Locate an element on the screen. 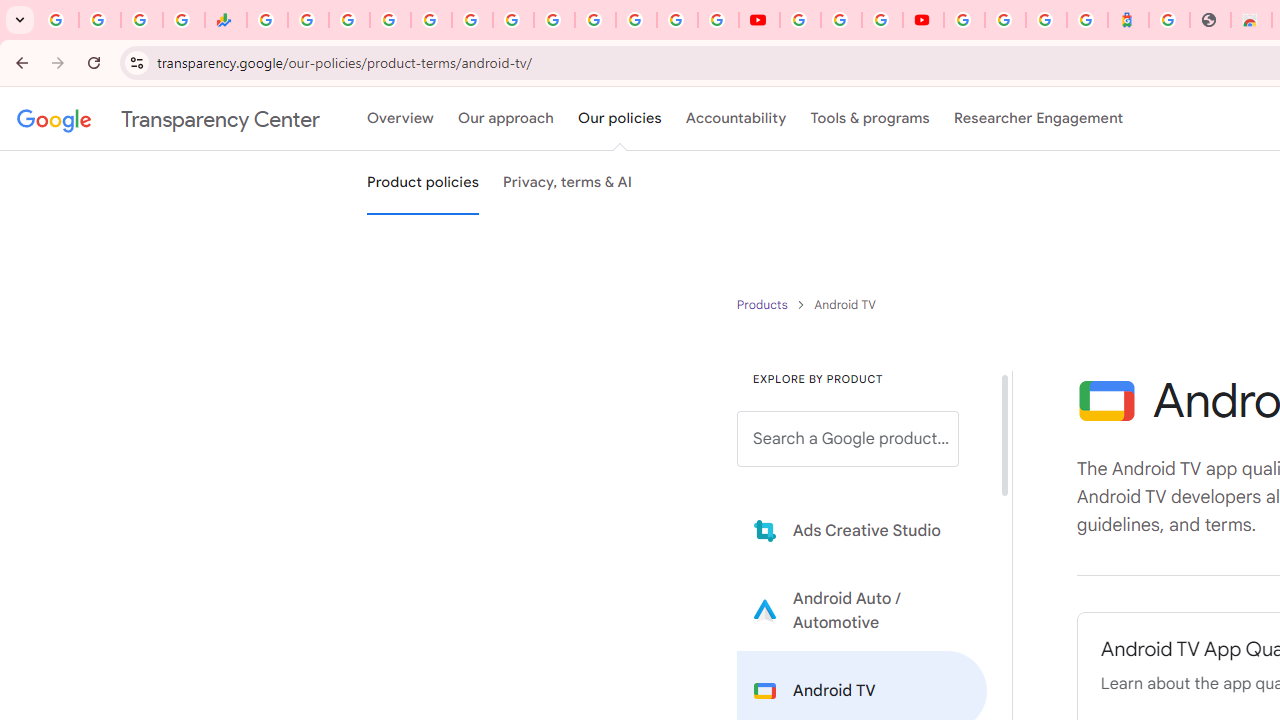 Image resolution: width=1280 pixels, height=720 pixels. 'Learn more about Android Auto' is located at coordinates (862, 609).